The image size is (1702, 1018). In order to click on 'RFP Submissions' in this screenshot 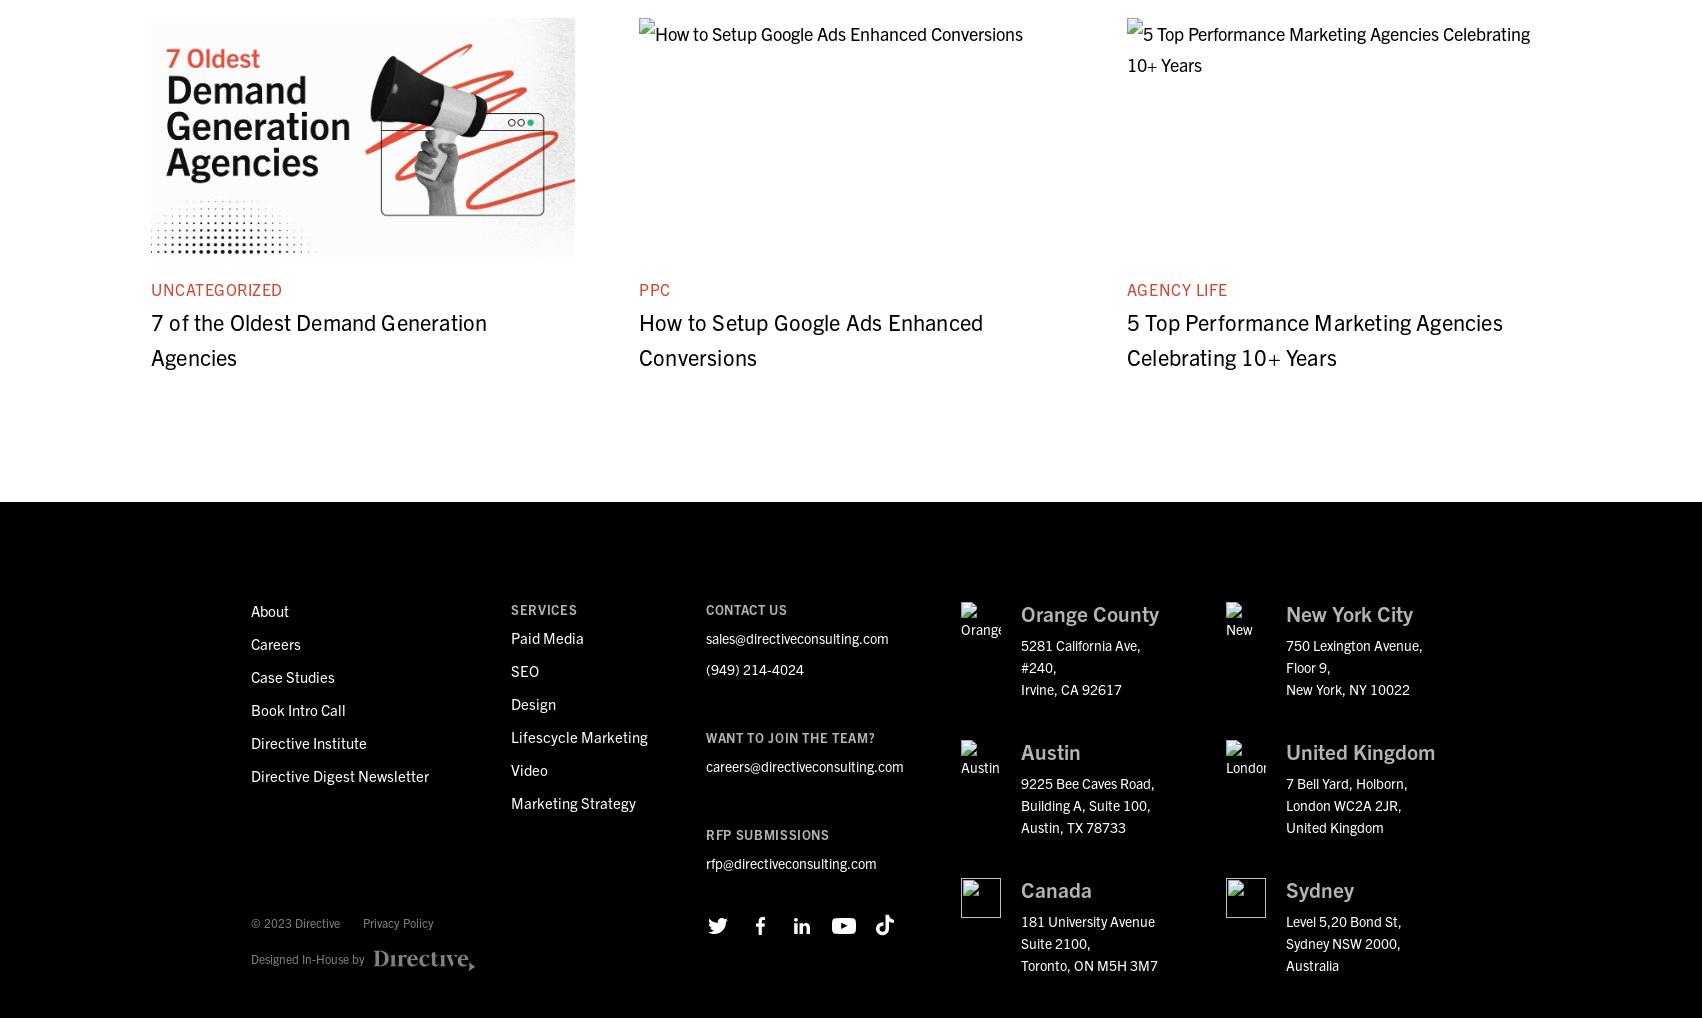, I will do `click(766, 833)`.